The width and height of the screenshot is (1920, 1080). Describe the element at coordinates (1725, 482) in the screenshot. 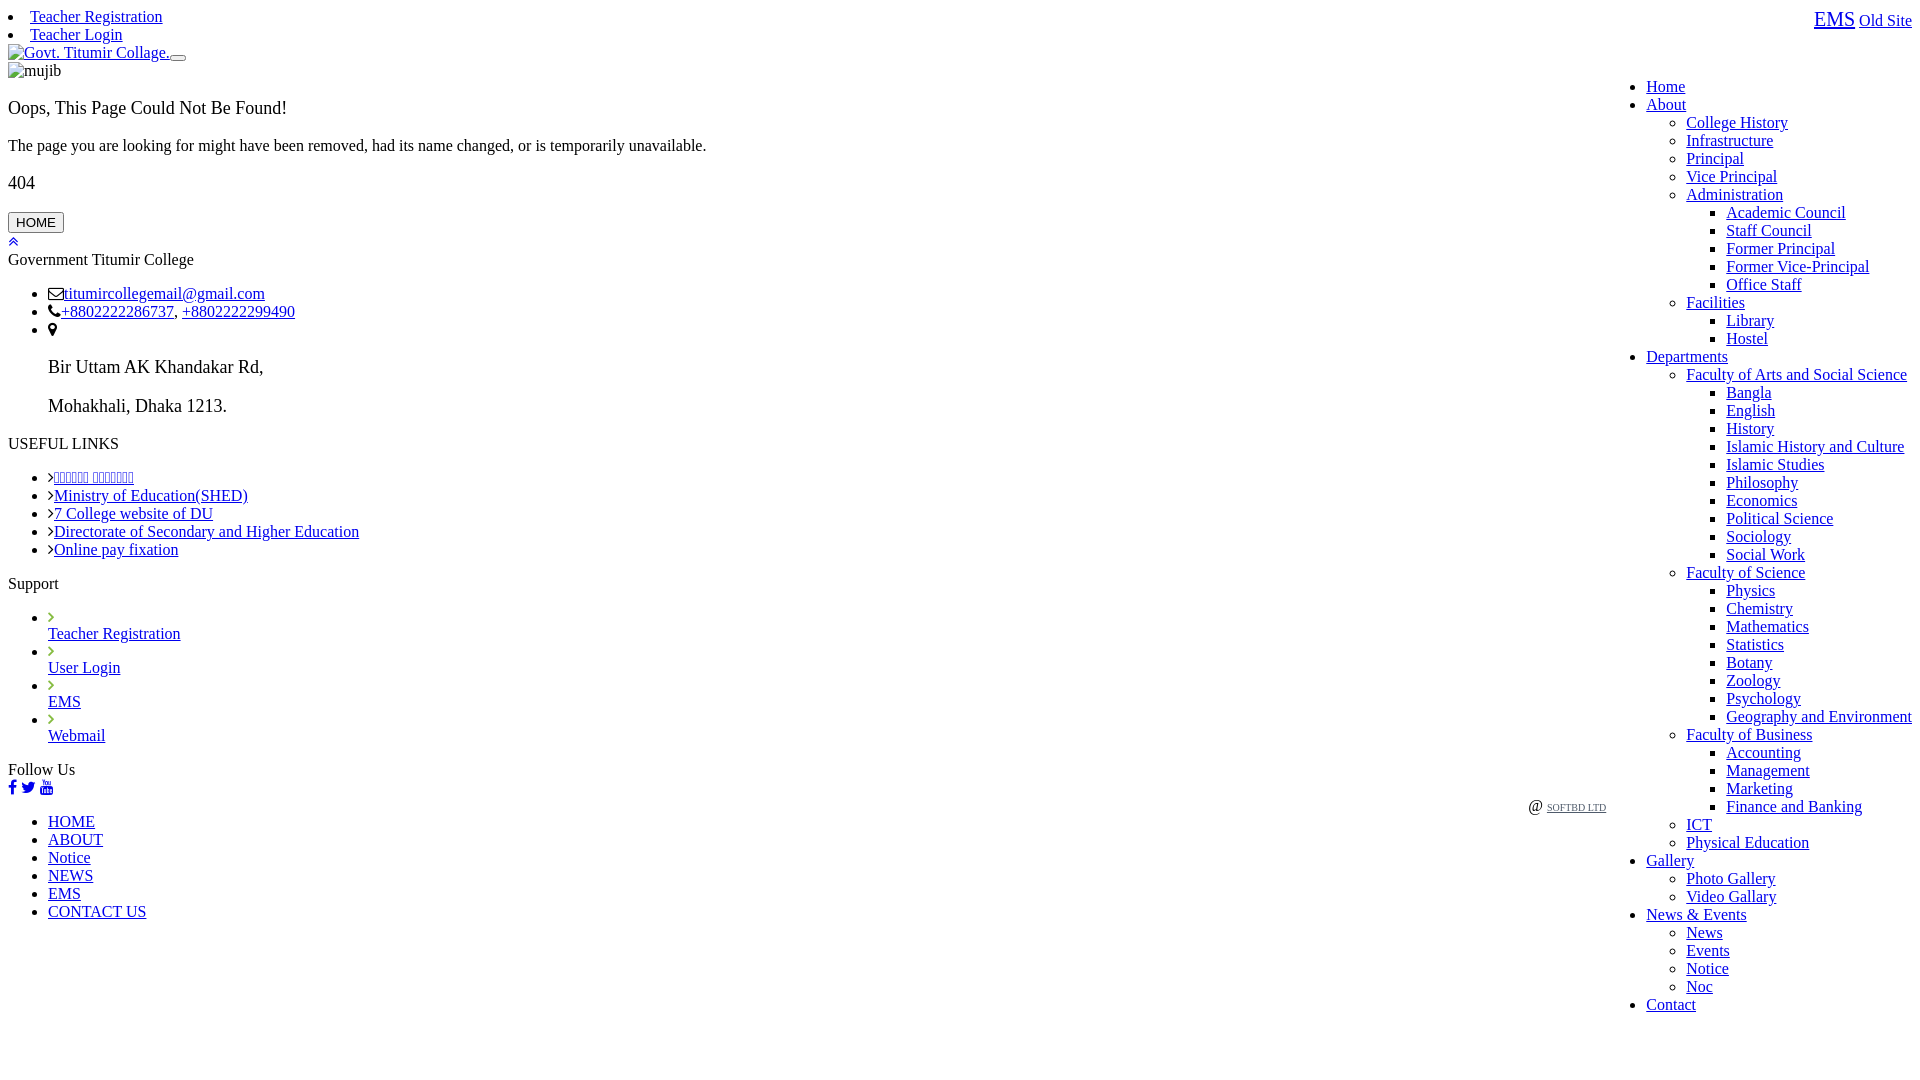

I see `'Philosophy'` at that location.